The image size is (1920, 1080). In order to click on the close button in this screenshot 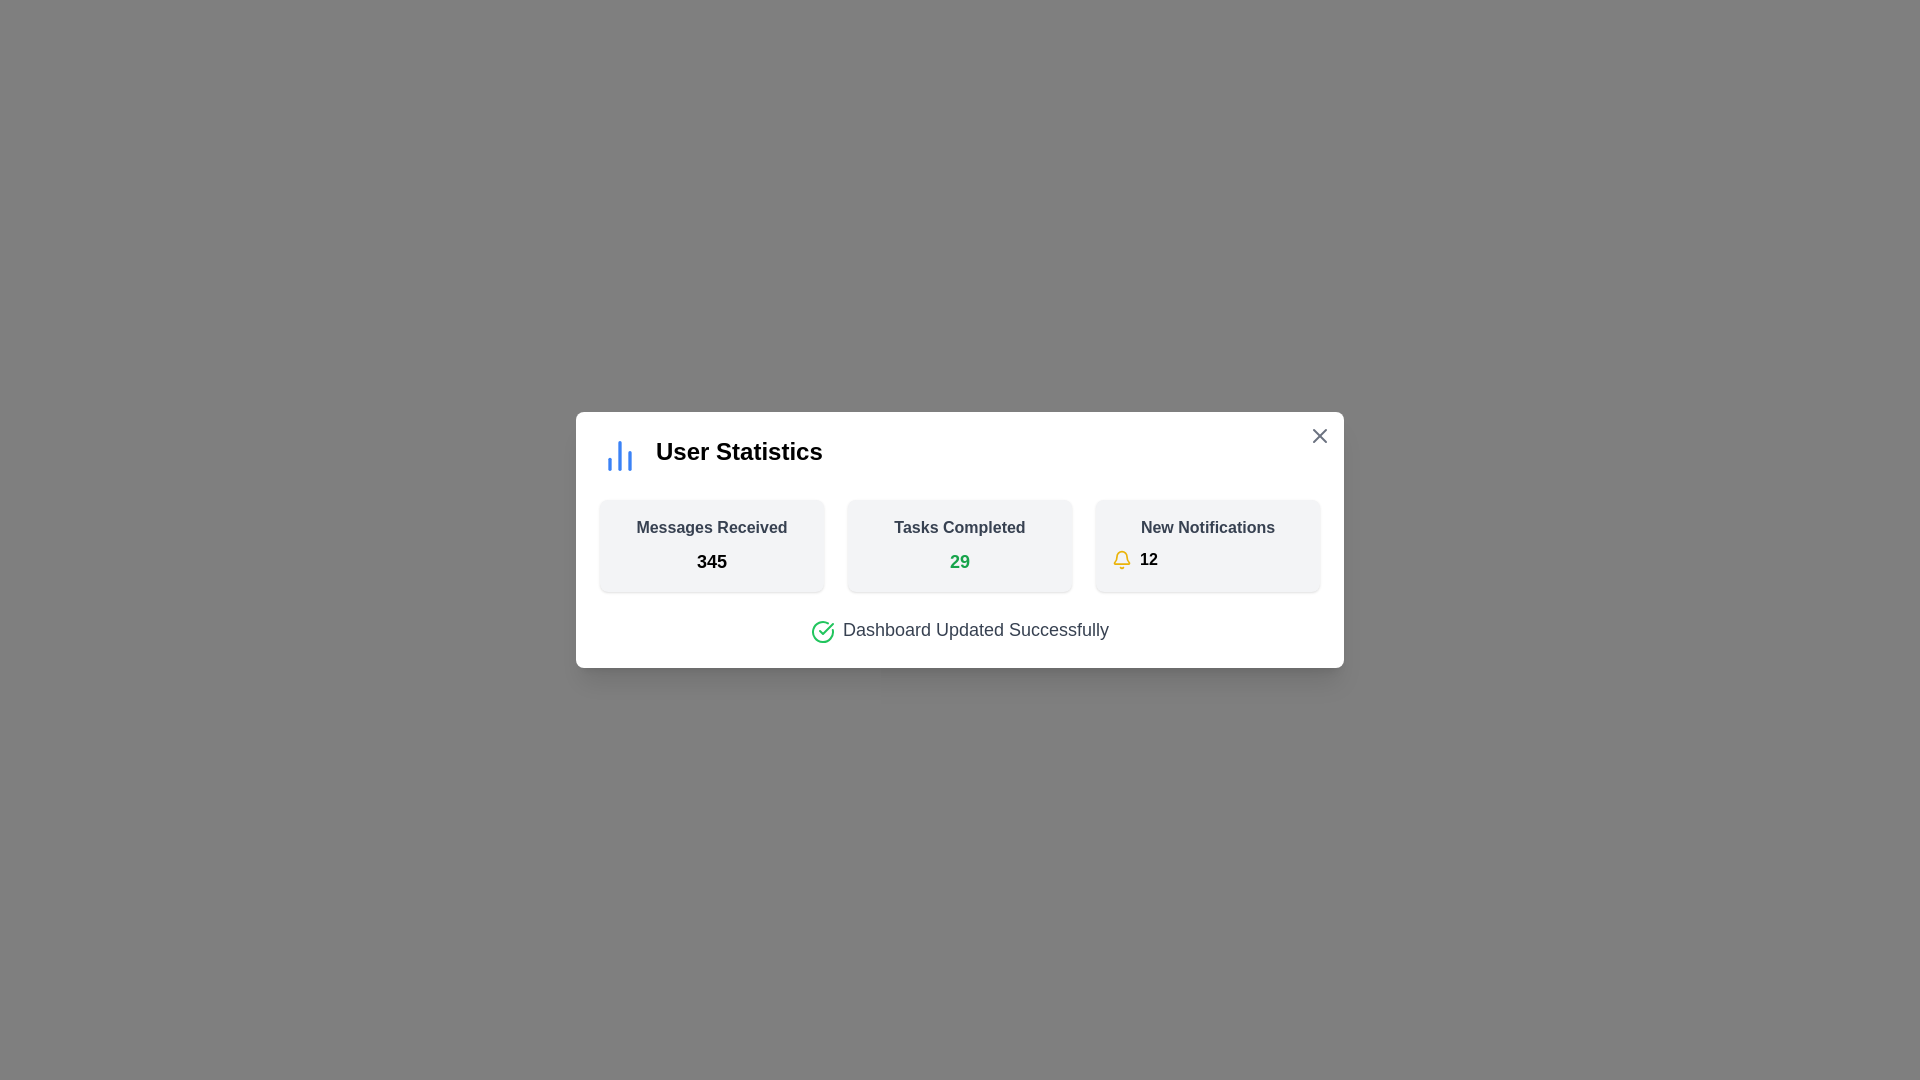, I will do `click(1320, 434)`.